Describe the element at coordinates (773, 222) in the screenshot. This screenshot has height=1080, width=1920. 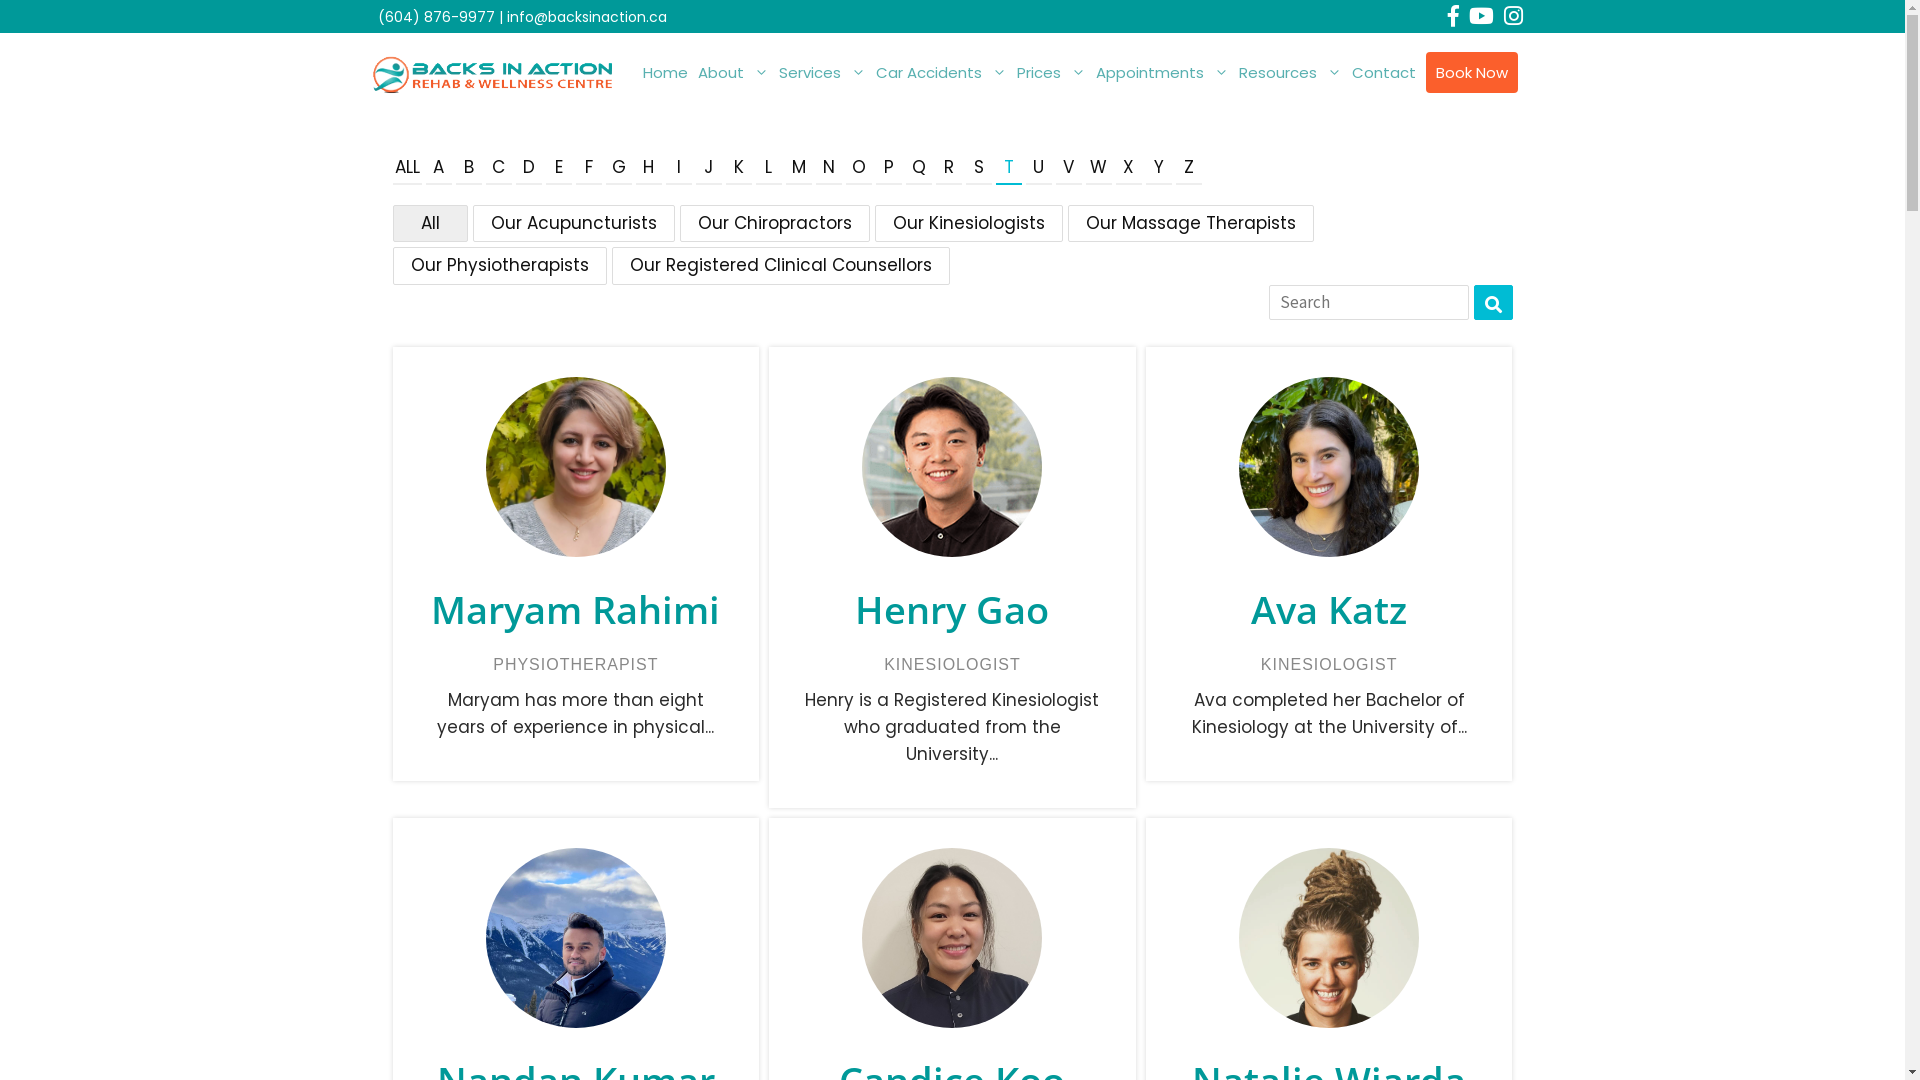
I see `'Our Chiropractors'` at that location.